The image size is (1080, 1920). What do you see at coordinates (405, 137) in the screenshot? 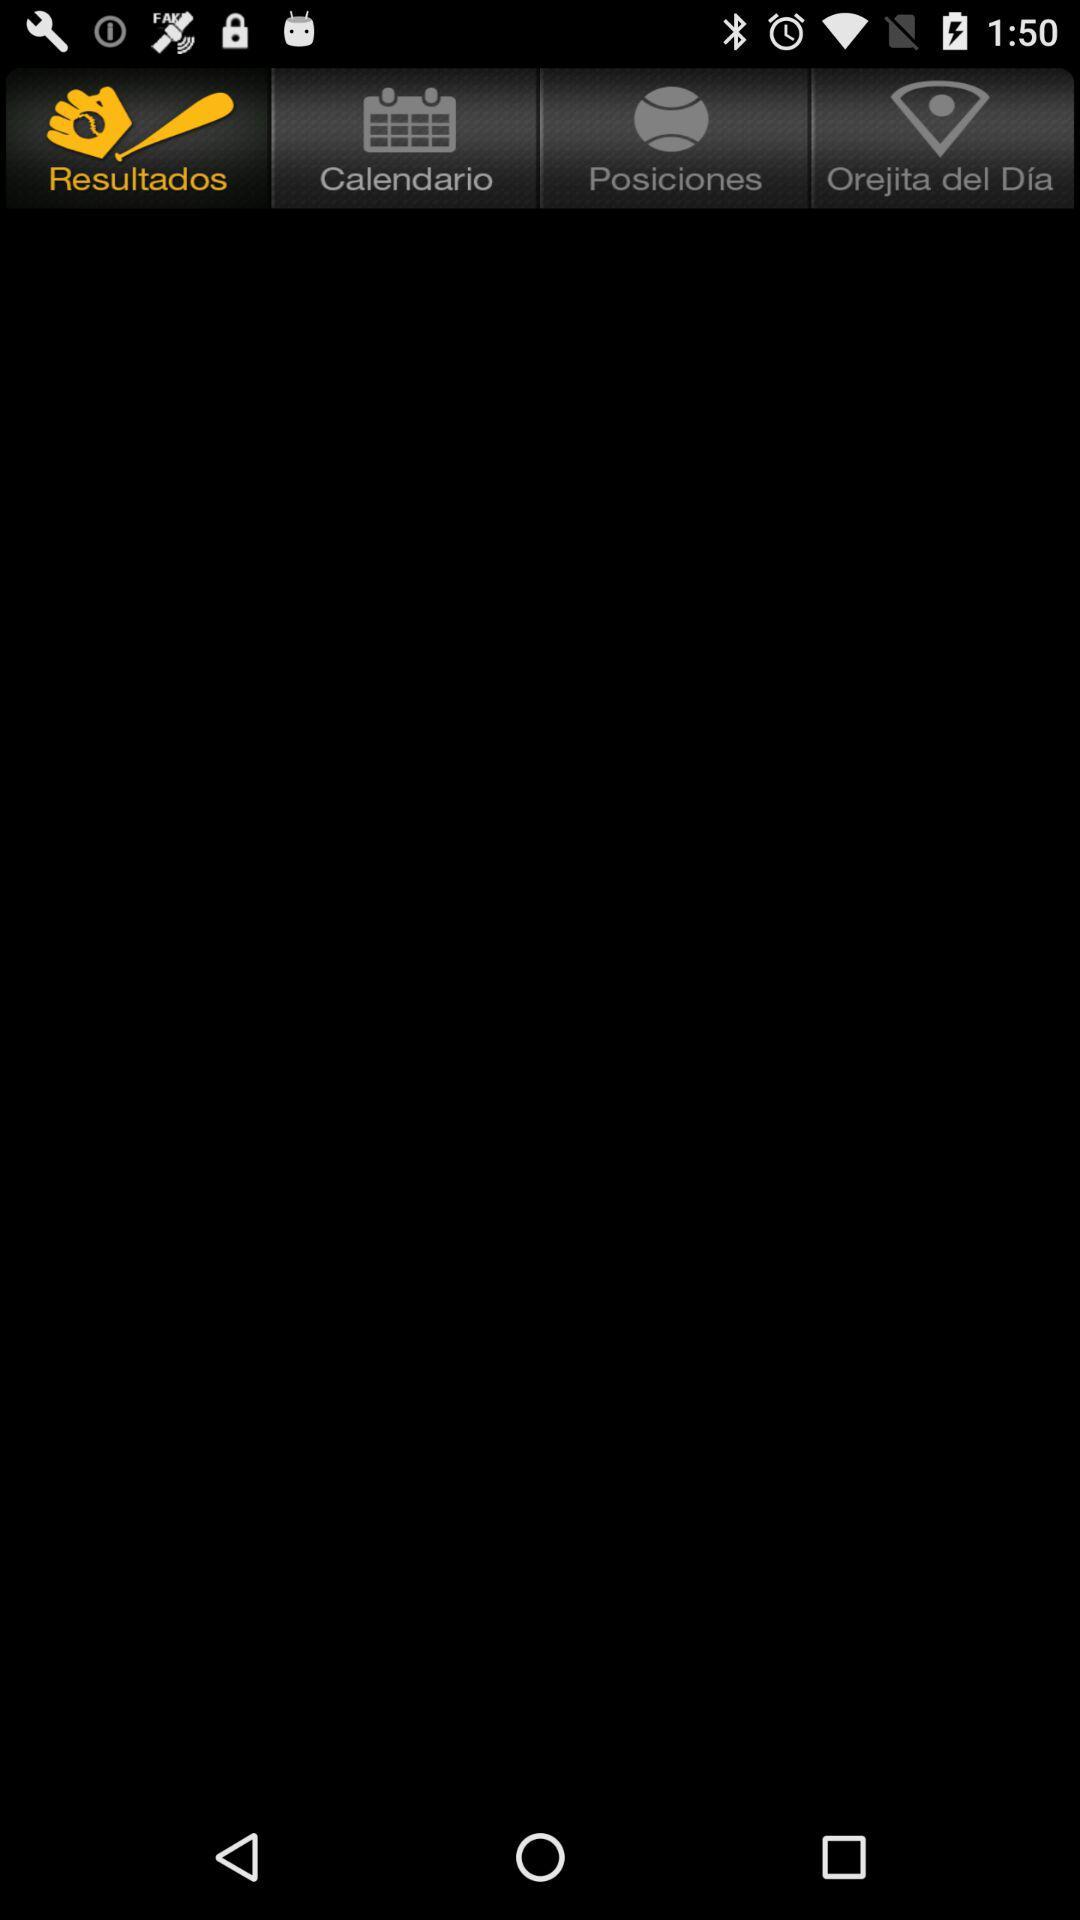
I see `check the calender` at bounding box center [405, 137].